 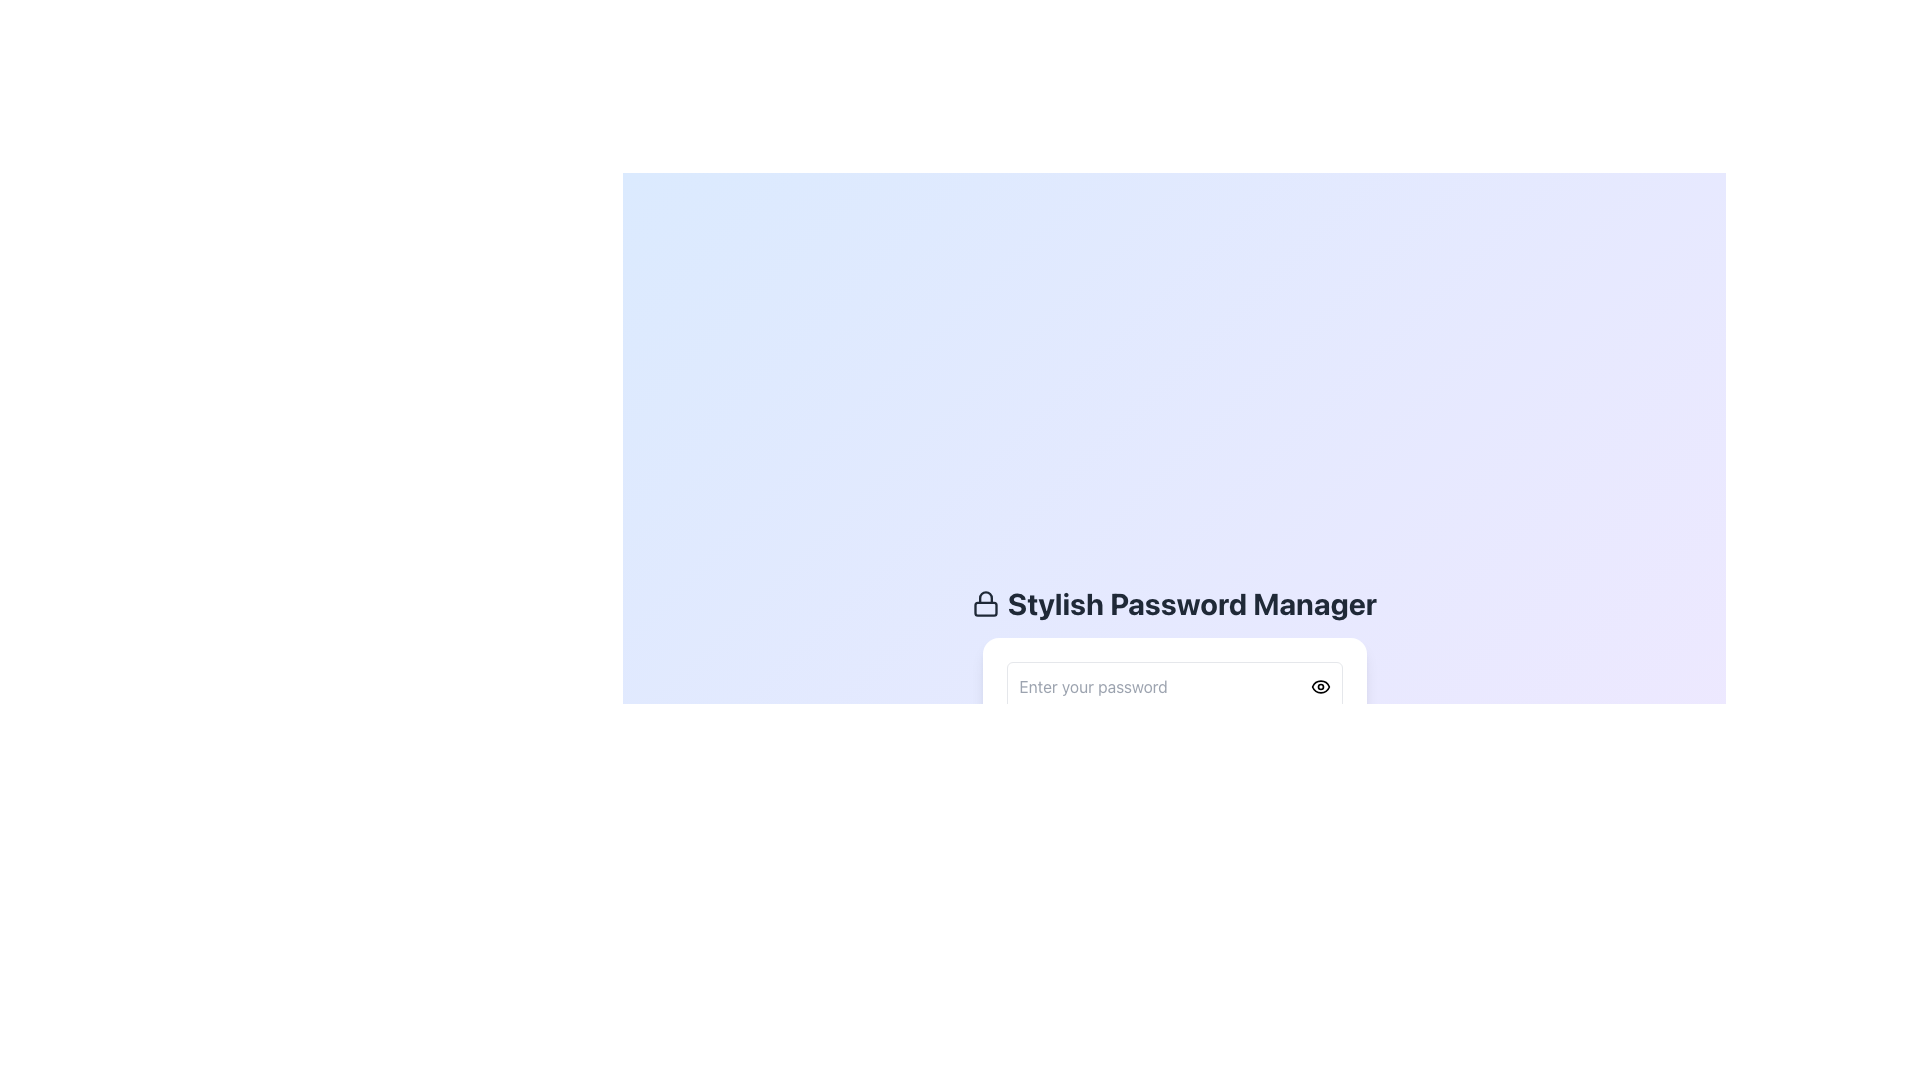 I want to click on the body of the lock icon, which is a rectangle with rounded corners, located to the left of the 'Stylish Password Manager' text, so click(x=985, y=608).